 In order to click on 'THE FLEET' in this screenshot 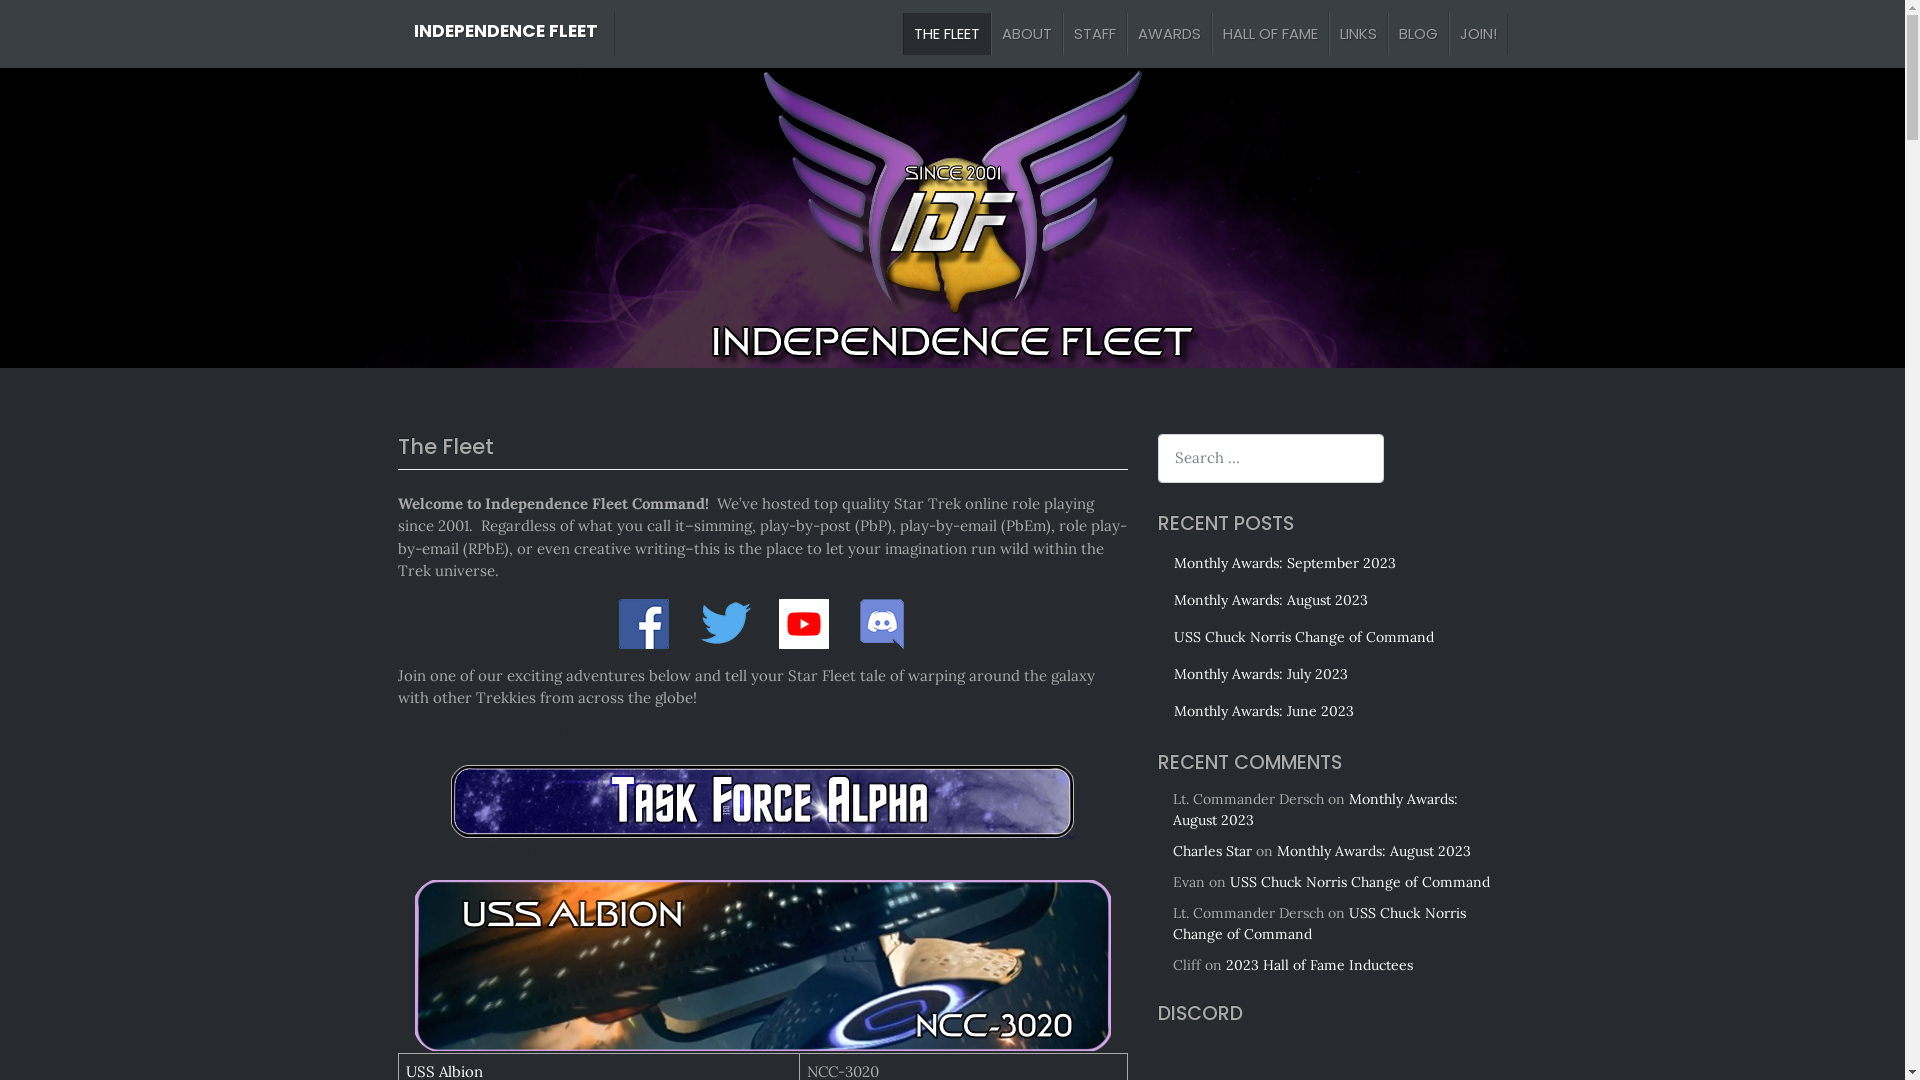, I will do `click(944, 34)`.